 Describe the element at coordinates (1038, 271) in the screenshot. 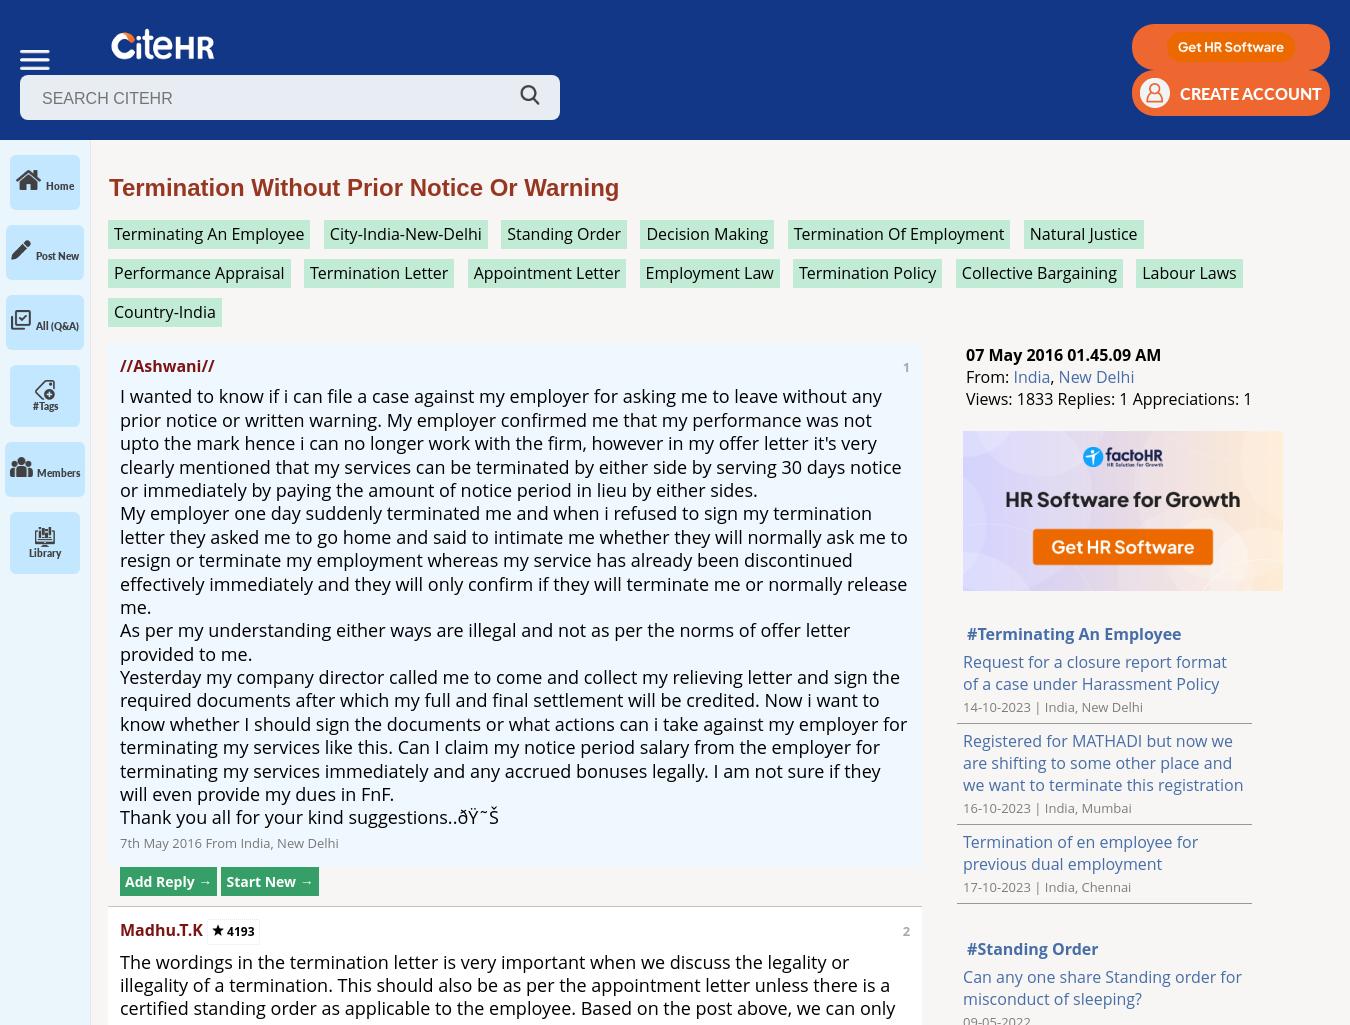

I see `'collective bargaining'` at that location.